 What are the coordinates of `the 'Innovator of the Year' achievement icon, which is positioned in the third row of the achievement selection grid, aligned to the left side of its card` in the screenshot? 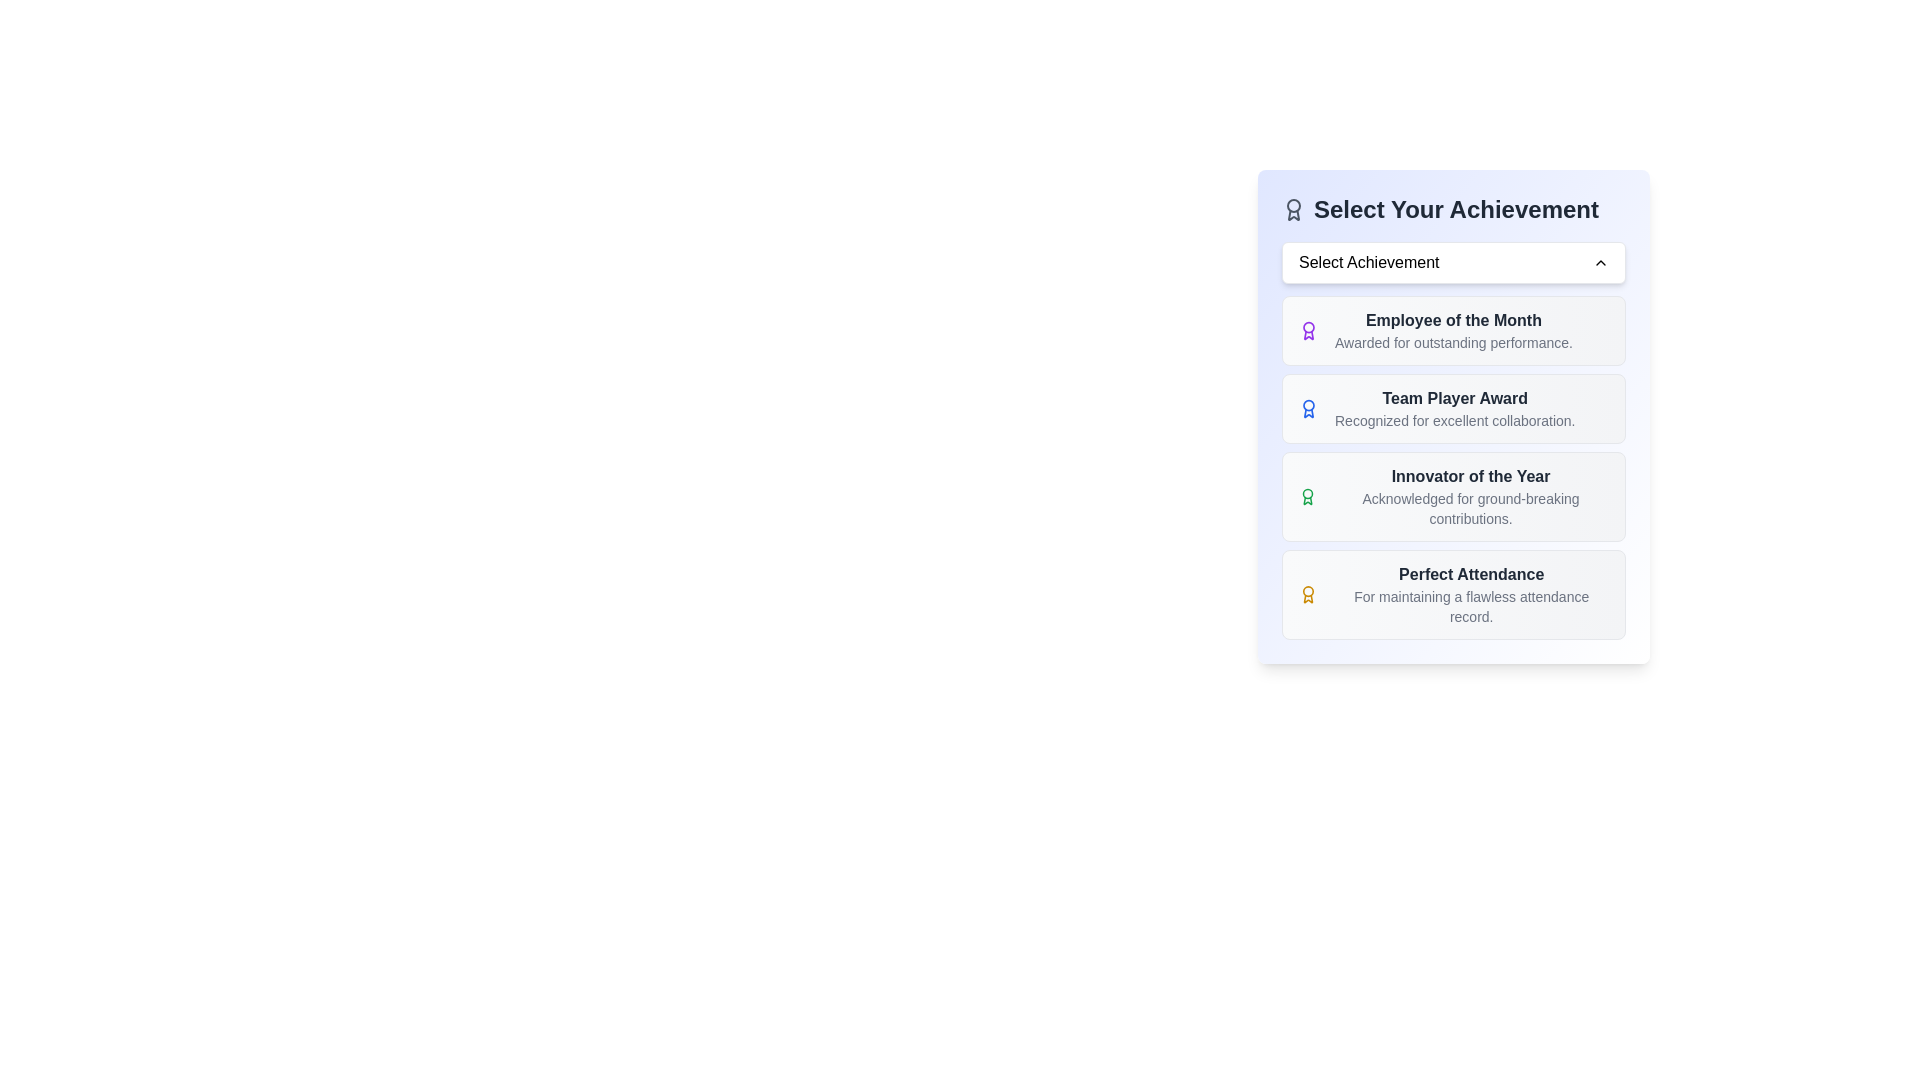 It's located at (1308, 496).